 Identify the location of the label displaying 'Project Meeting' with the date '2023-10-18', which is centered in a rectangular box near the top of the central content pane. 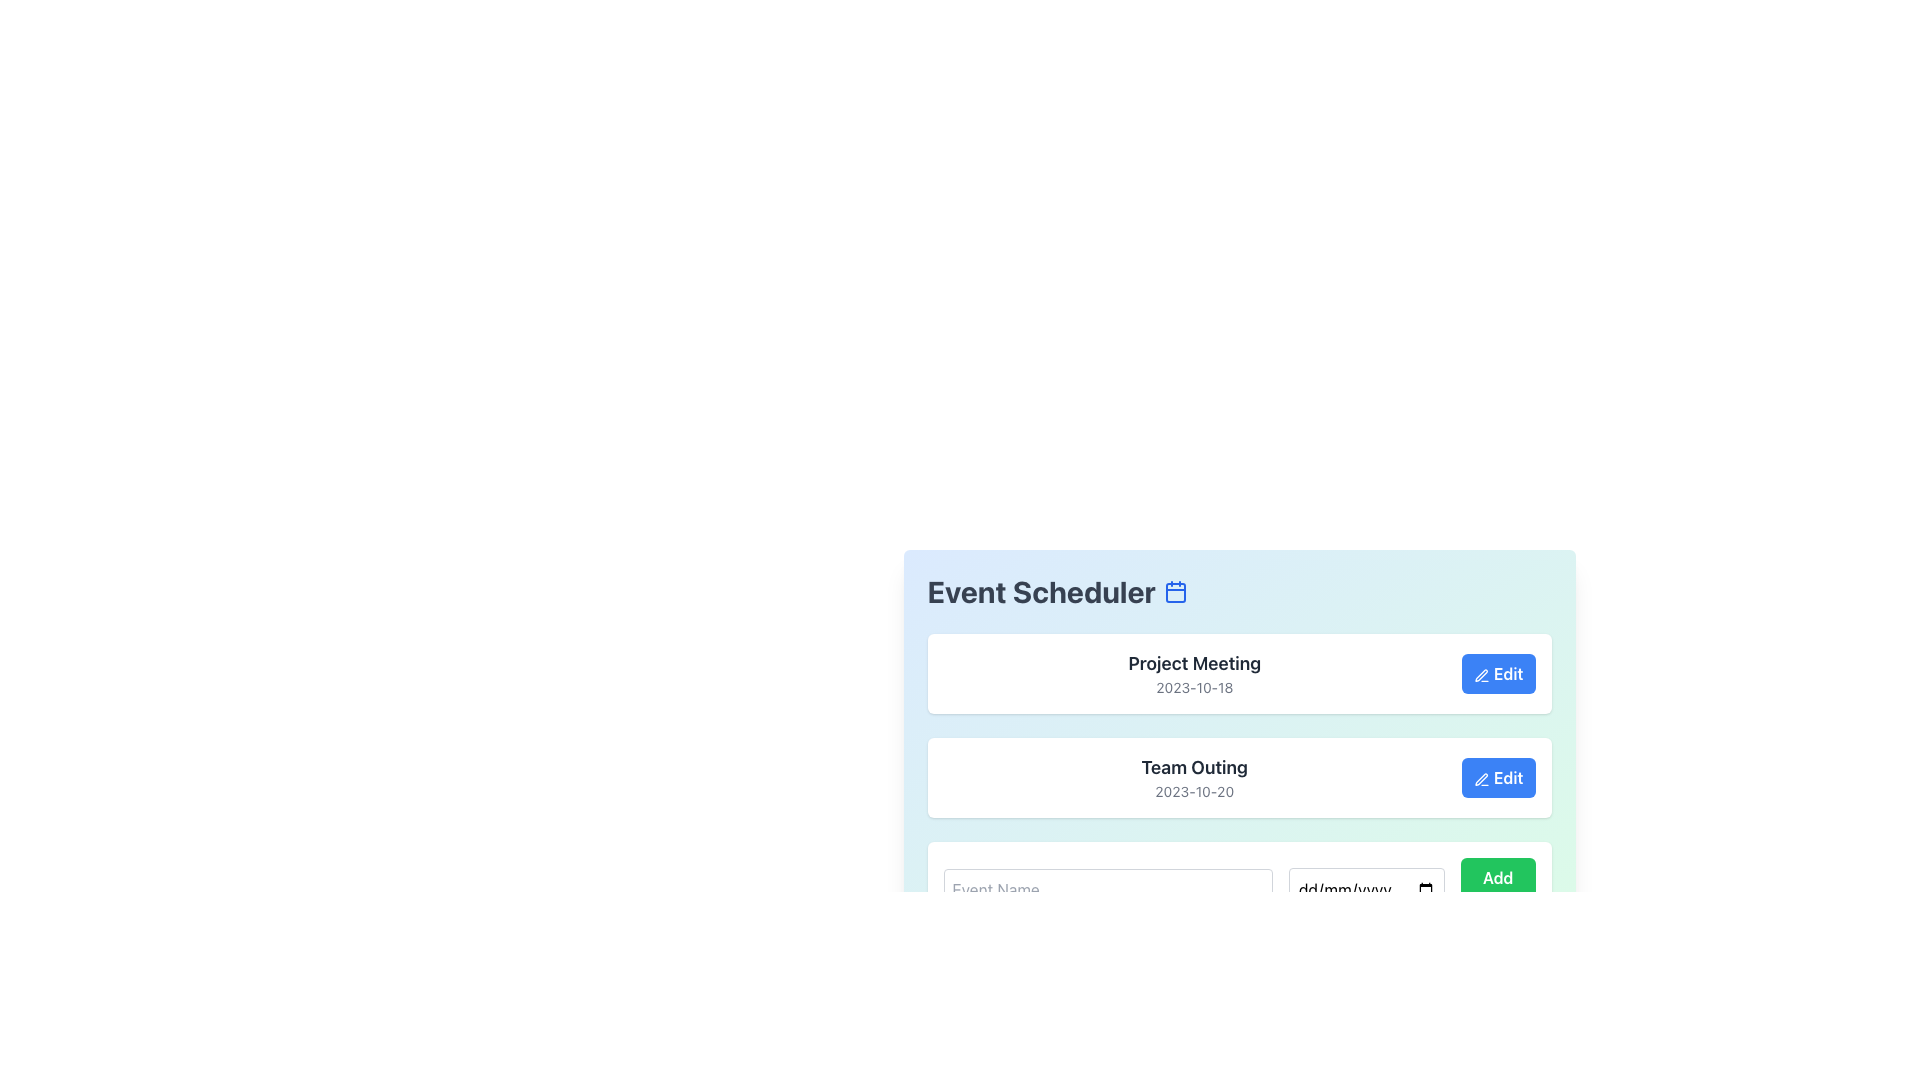
(1194, 674).